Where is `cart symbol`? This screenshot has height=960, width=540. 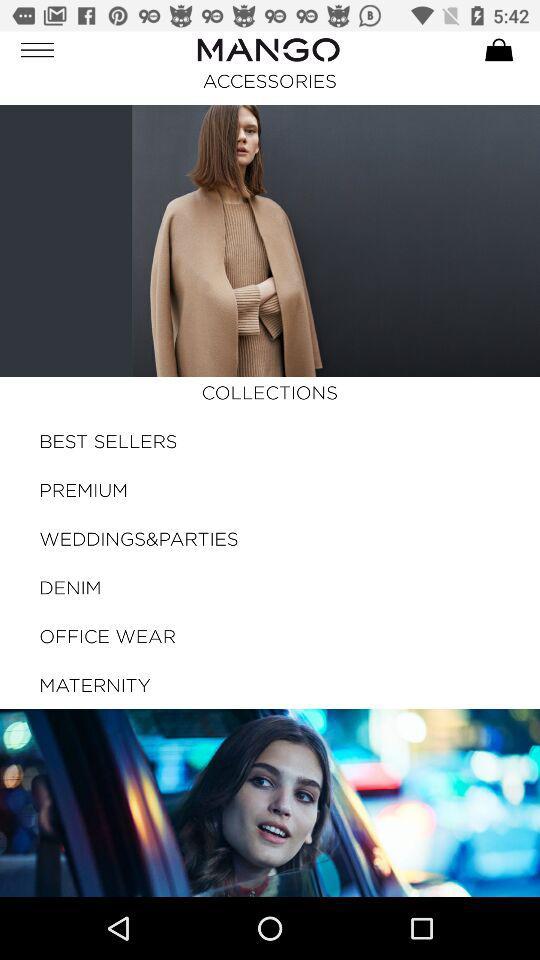
cart symbol is located at coordinates (498, 49).